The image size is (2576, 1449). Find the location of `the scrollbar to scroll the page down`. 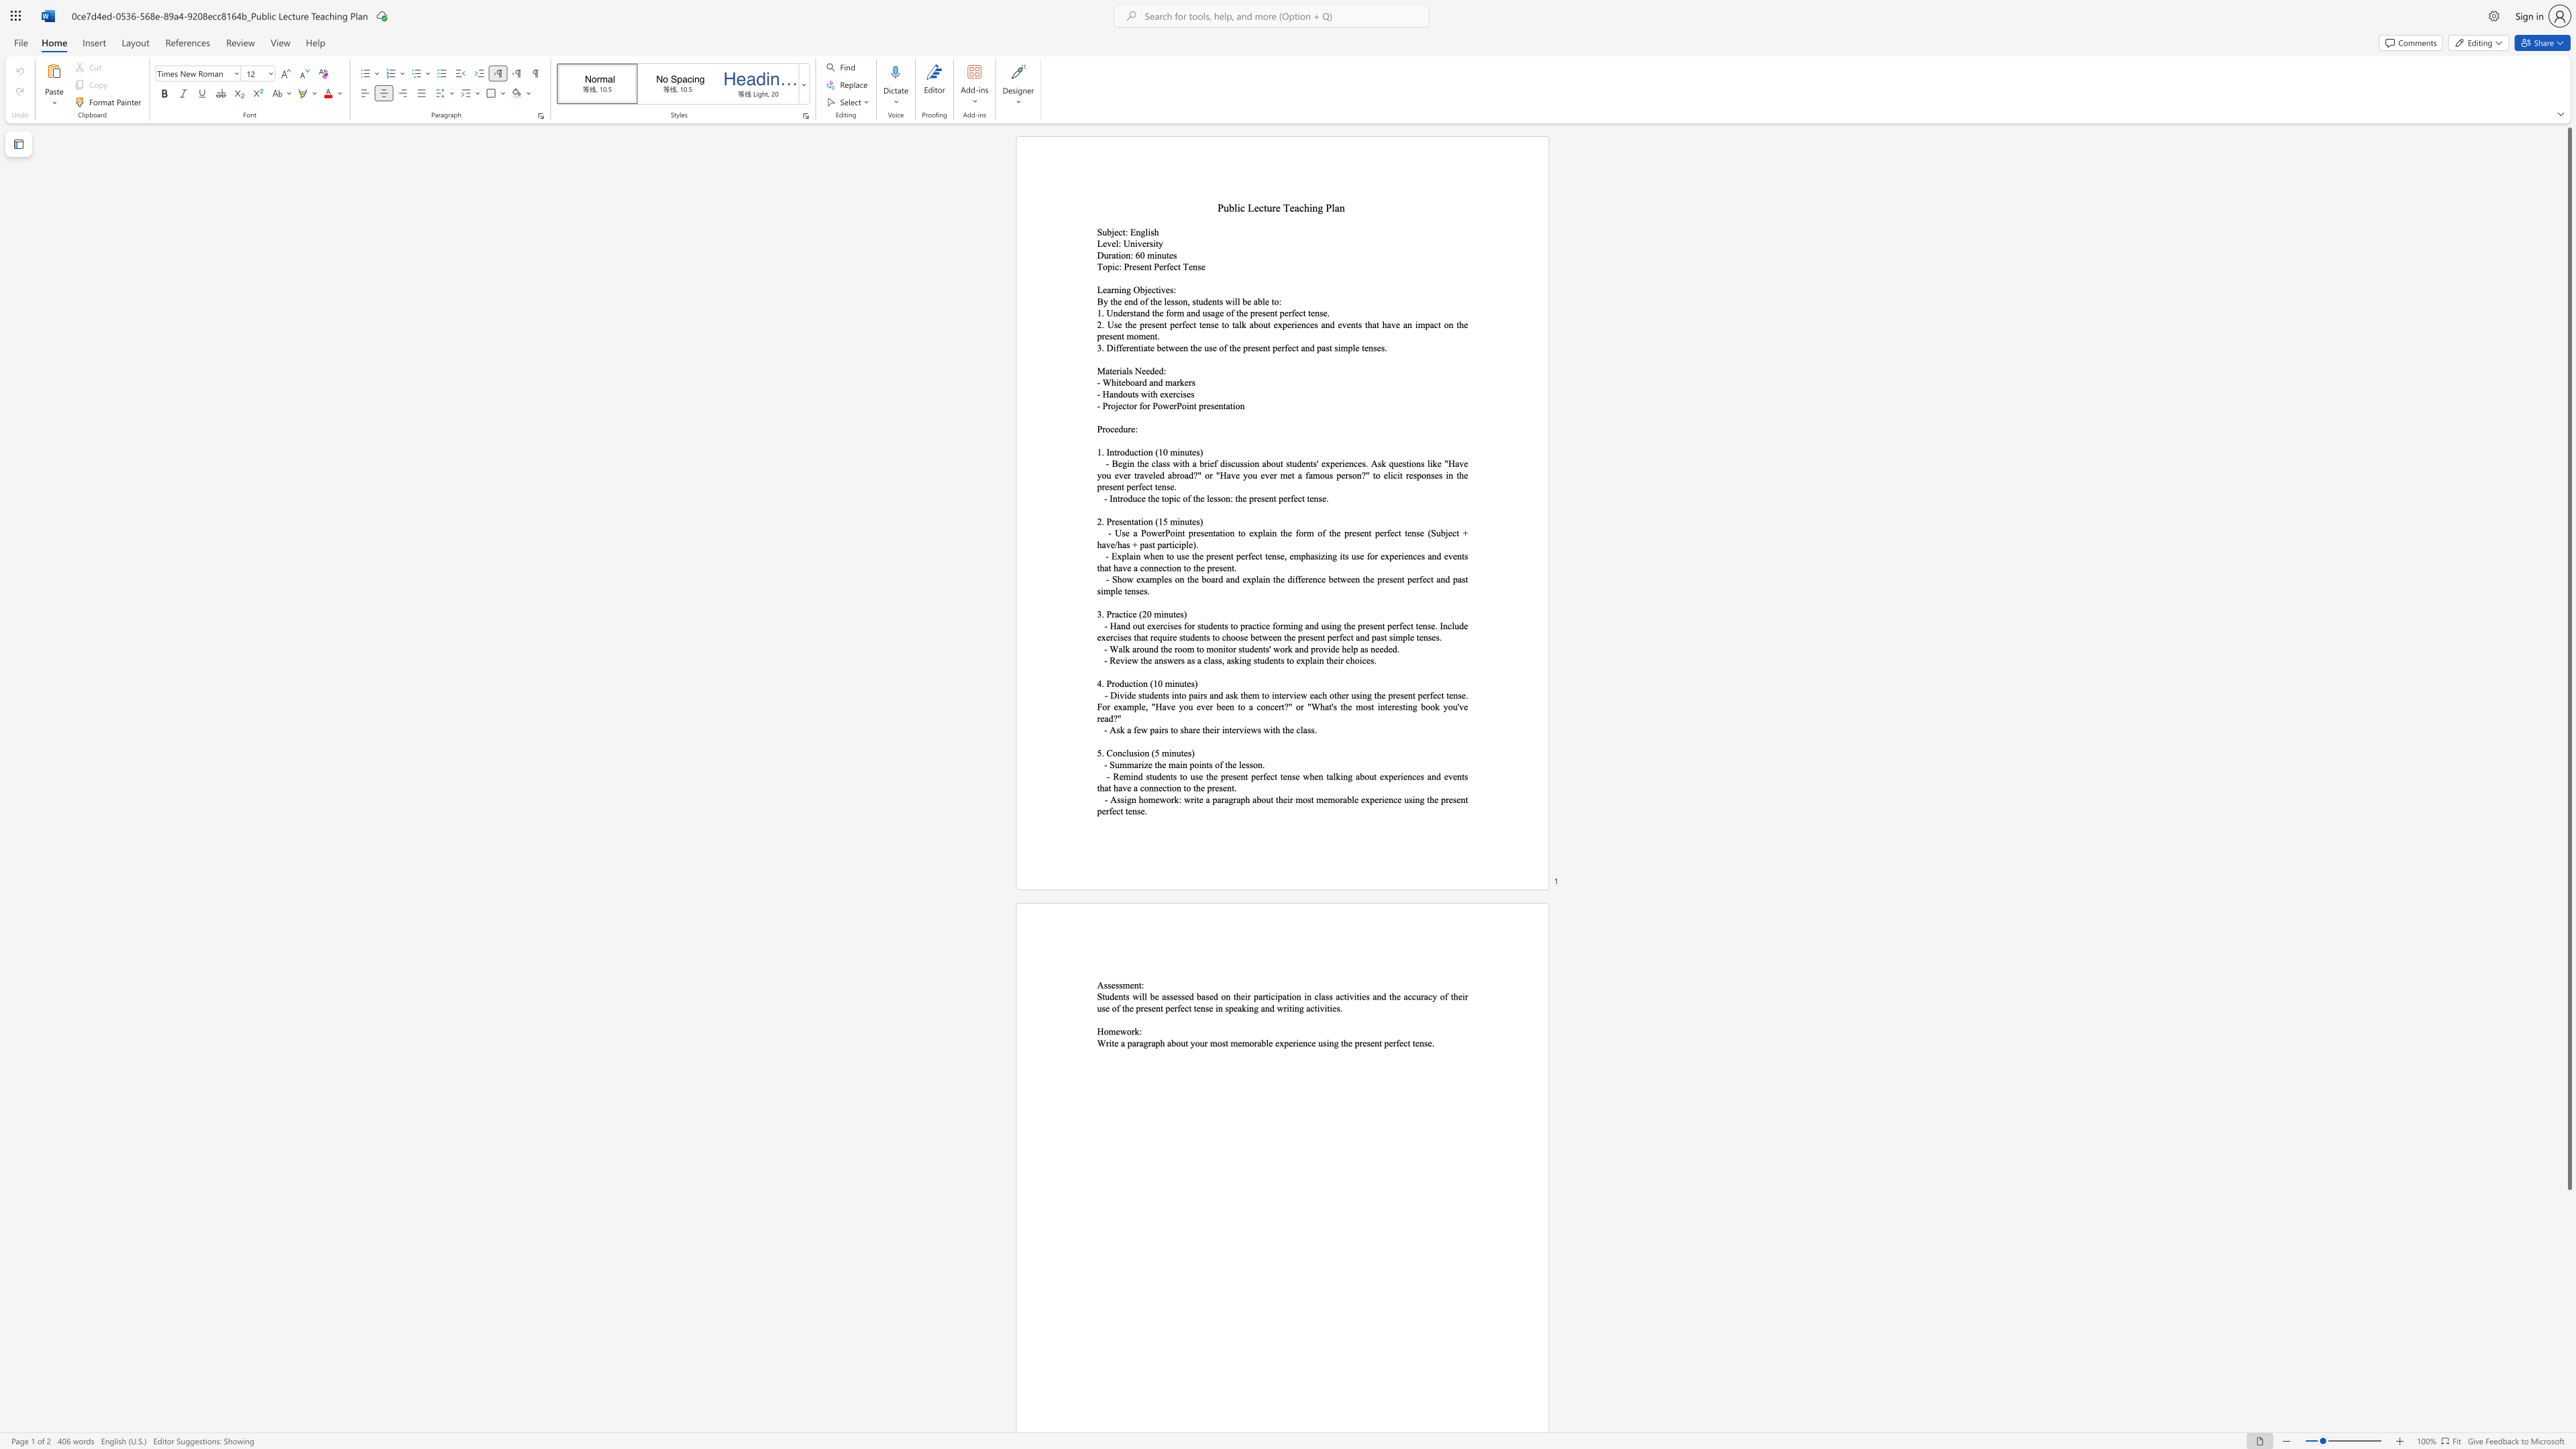

the scrollbar to scroll the page down is located at coordinates (2568, 1307).